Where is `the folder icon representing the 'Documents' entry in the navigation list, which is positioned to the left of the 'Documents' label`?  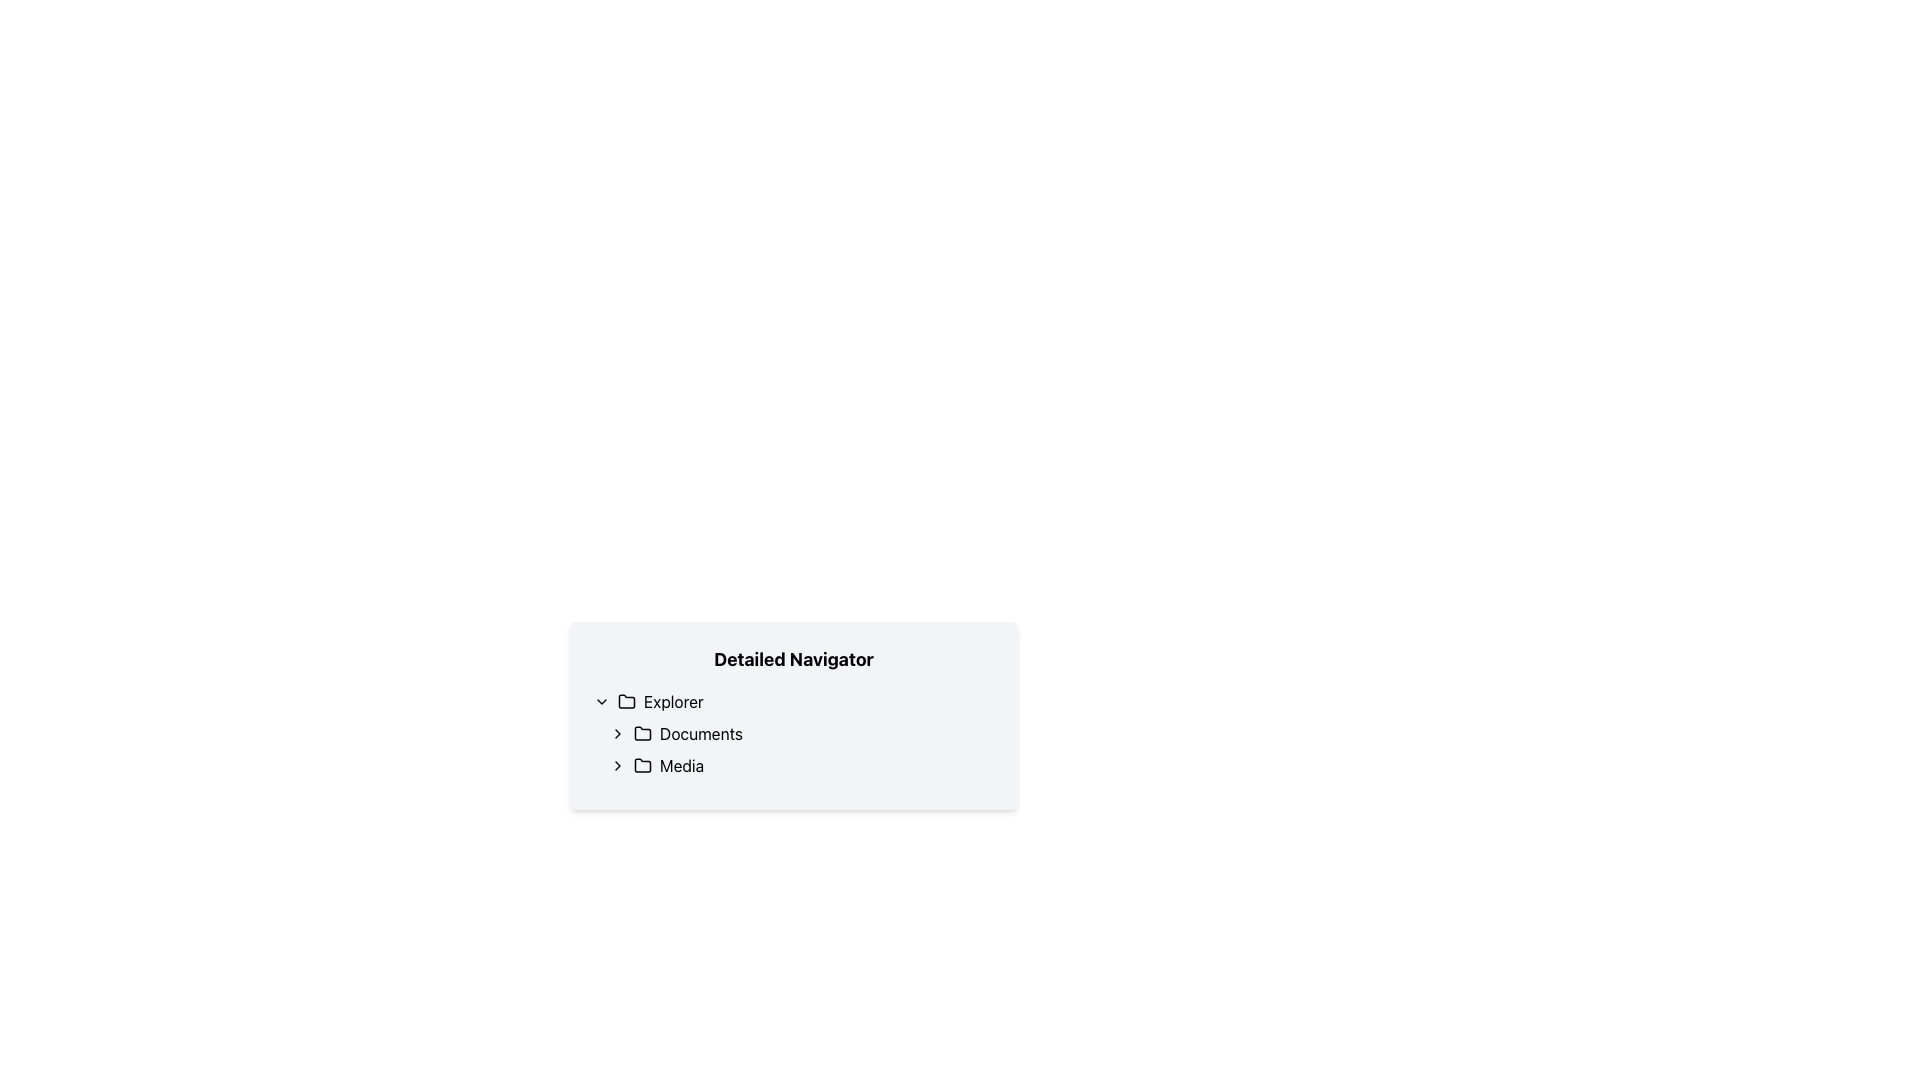
the folder icon representing the 'Documents' entry in the navigation list, which is positioned to the left of the 'Documents' label is located at coordinates (643, 733).